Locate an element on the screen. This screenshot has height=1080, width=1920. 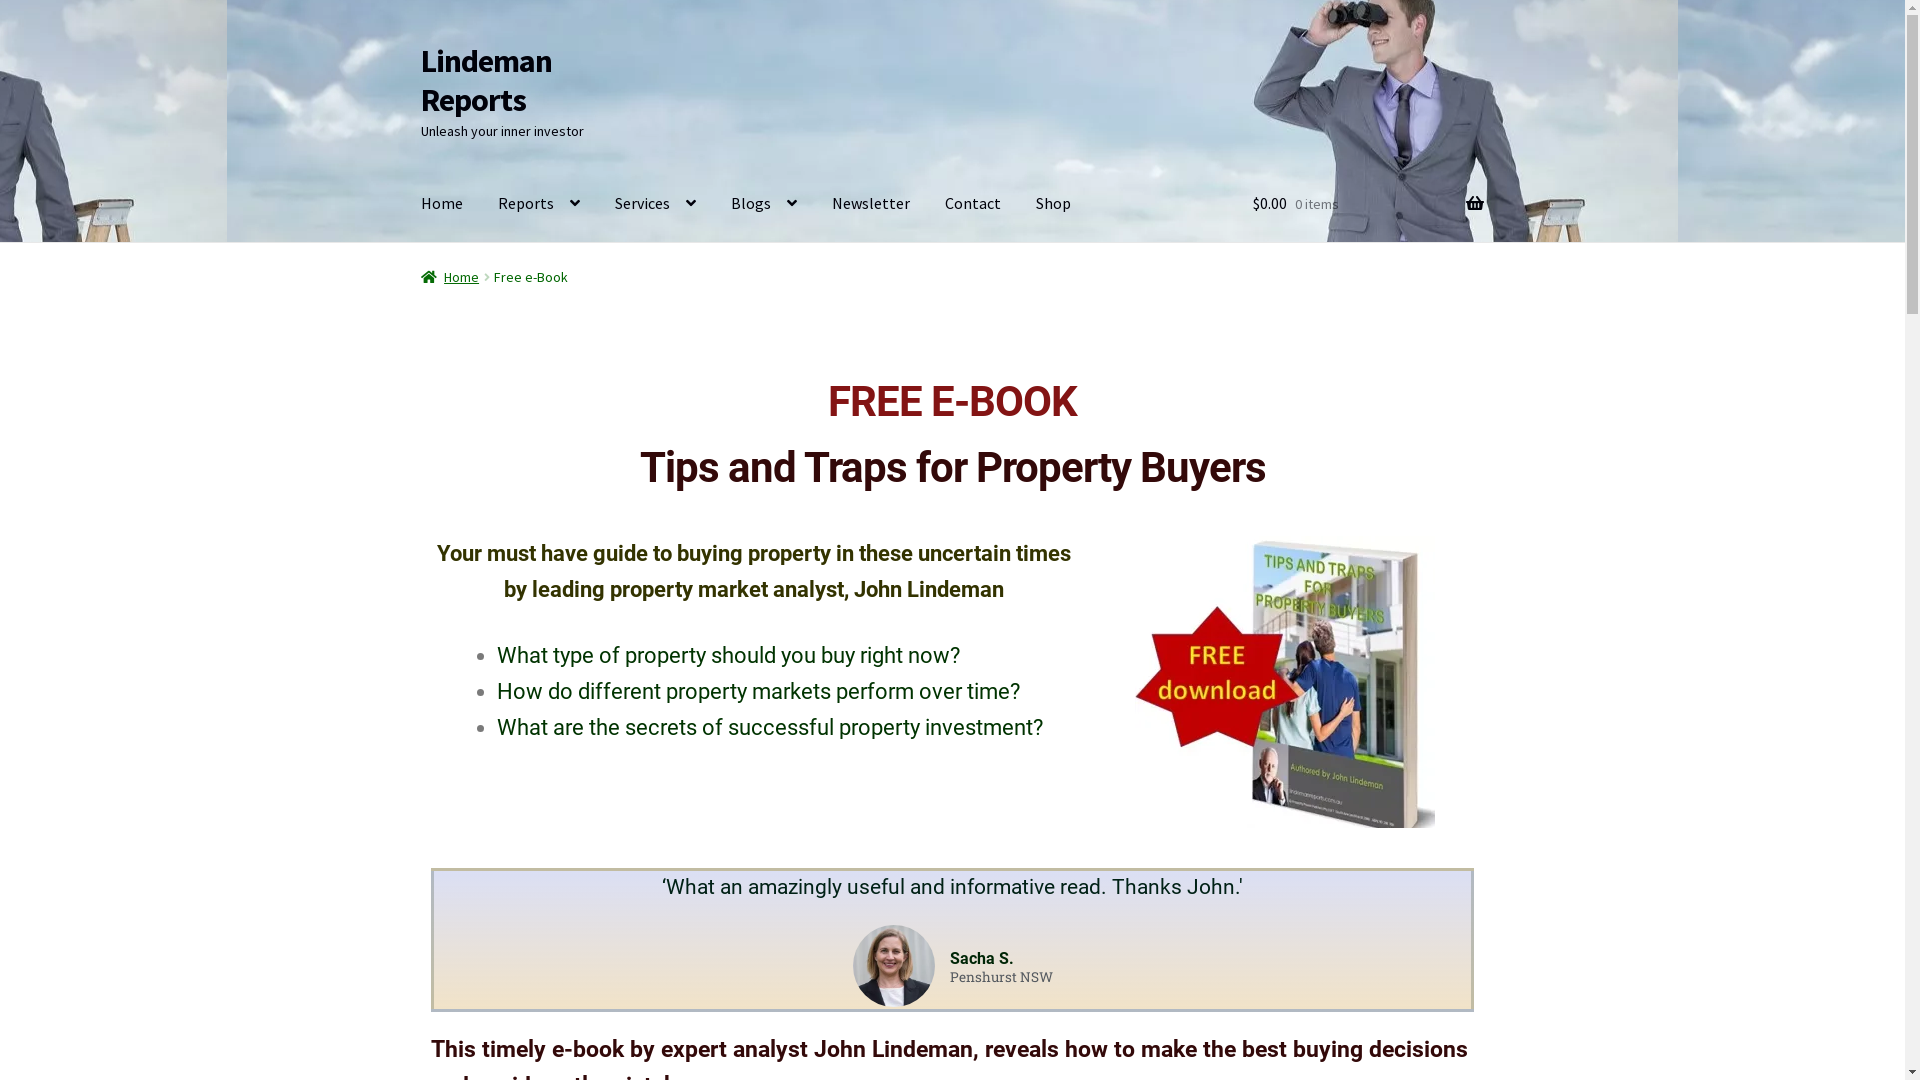
'Shop' is located at coordinates (1052, 204).